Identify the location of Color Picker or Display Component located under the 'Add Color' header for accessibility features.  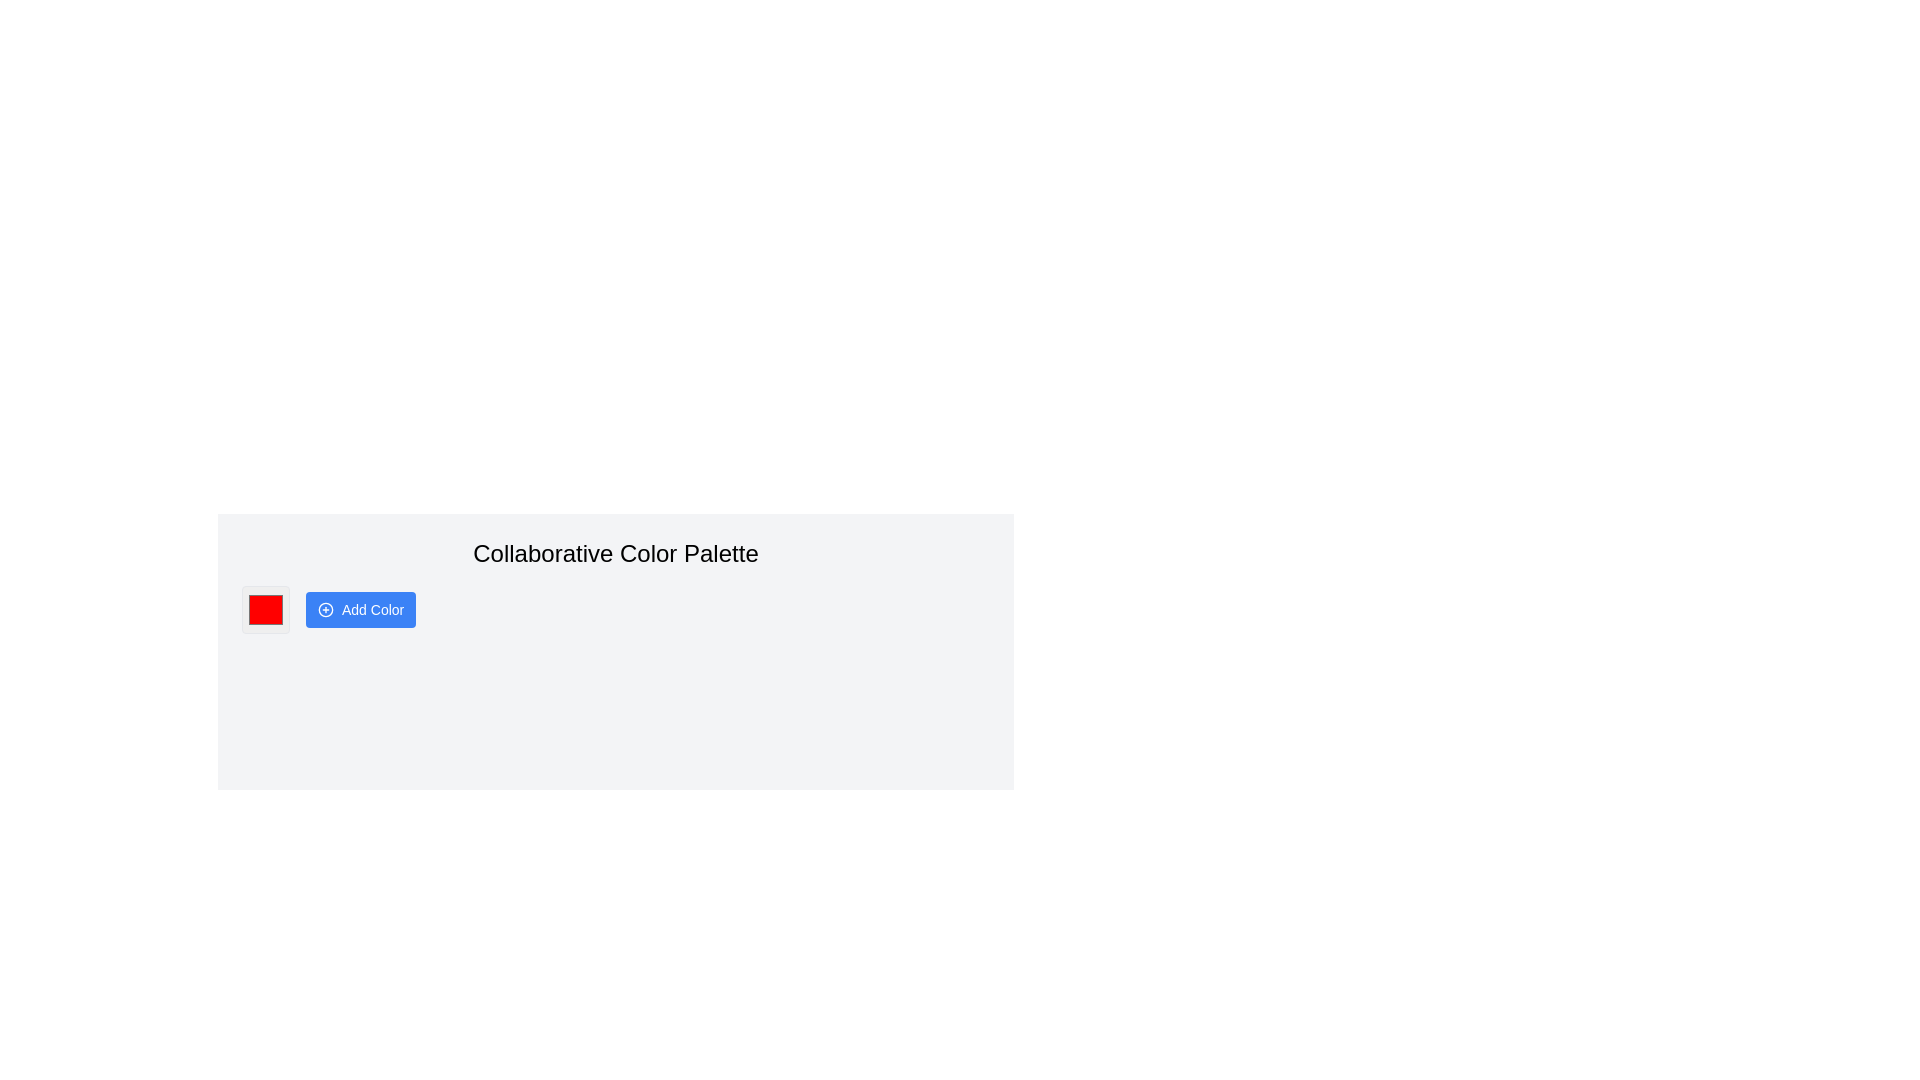
(264, 608).